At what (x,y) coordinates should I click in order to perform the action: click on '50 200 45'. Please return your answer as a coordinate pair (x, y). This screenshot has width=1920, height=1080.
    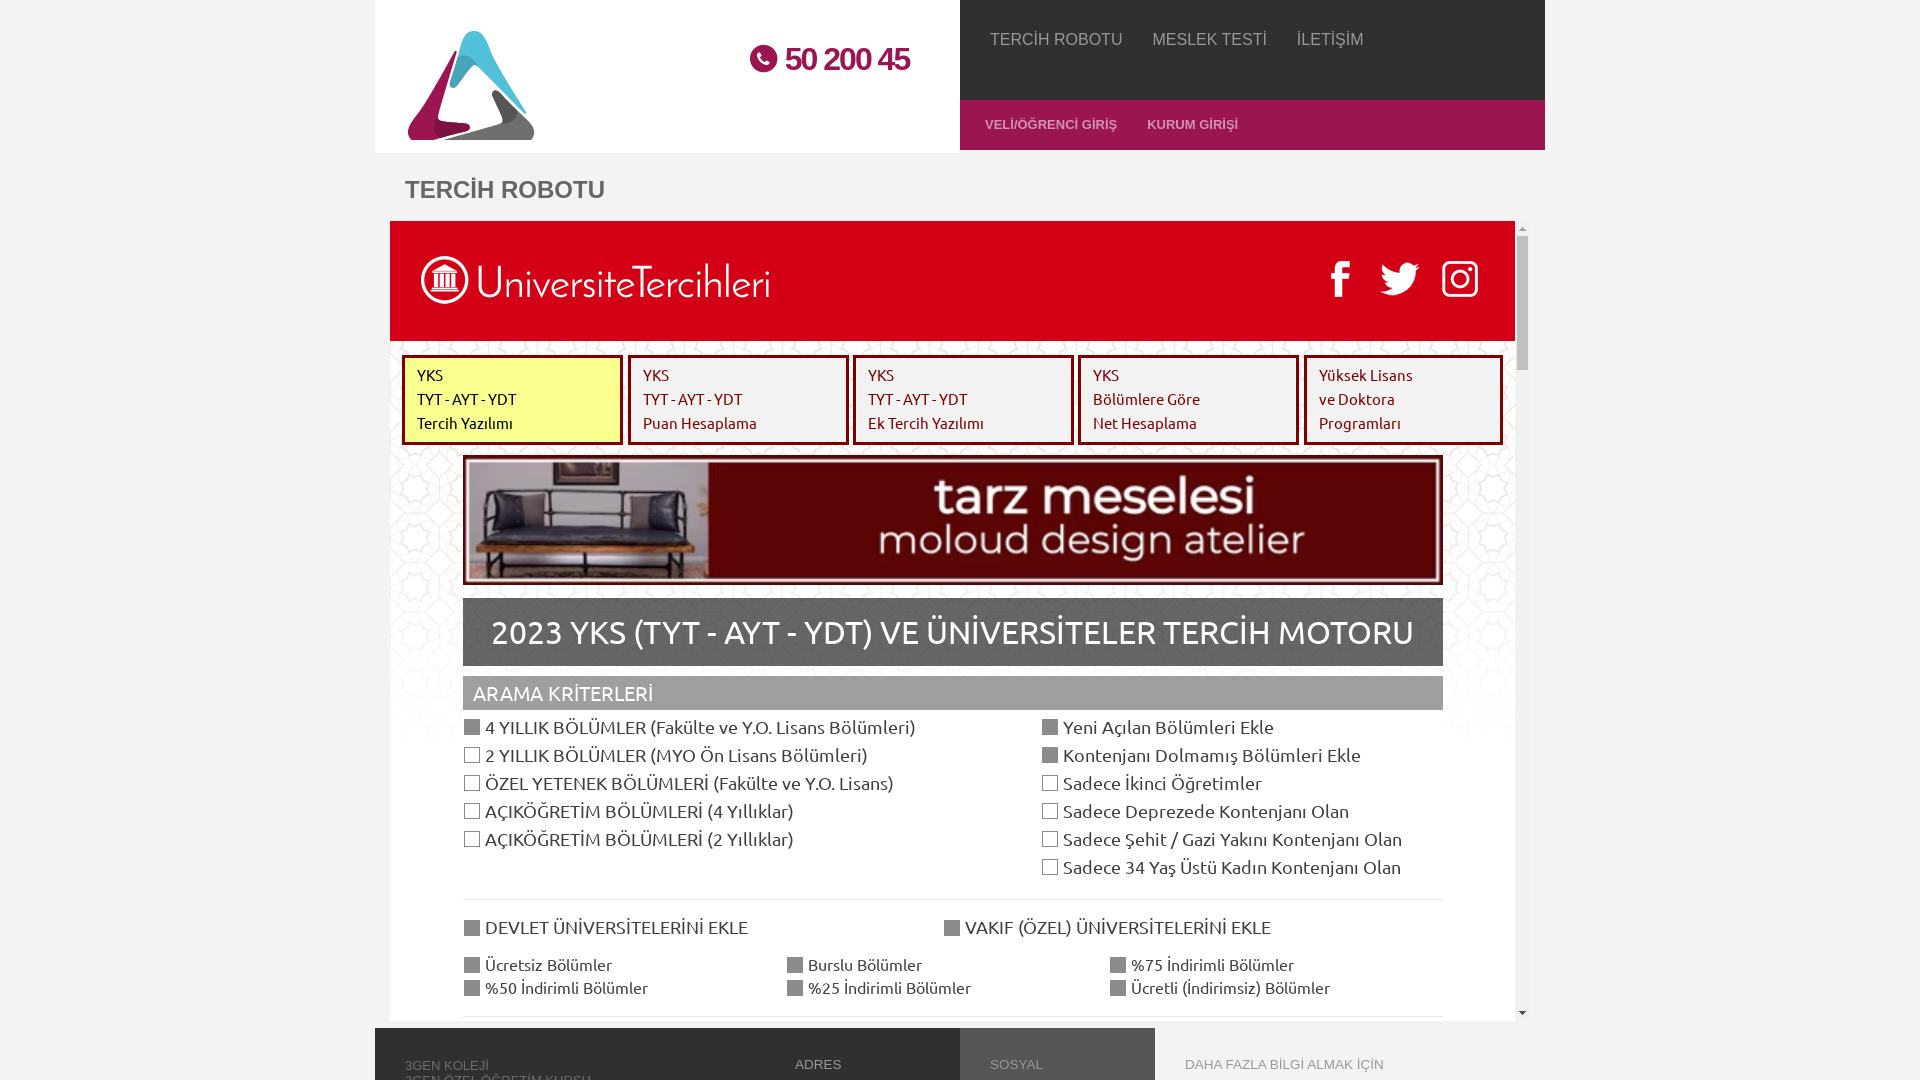
    Looking at the image, I should click on (820, 58).